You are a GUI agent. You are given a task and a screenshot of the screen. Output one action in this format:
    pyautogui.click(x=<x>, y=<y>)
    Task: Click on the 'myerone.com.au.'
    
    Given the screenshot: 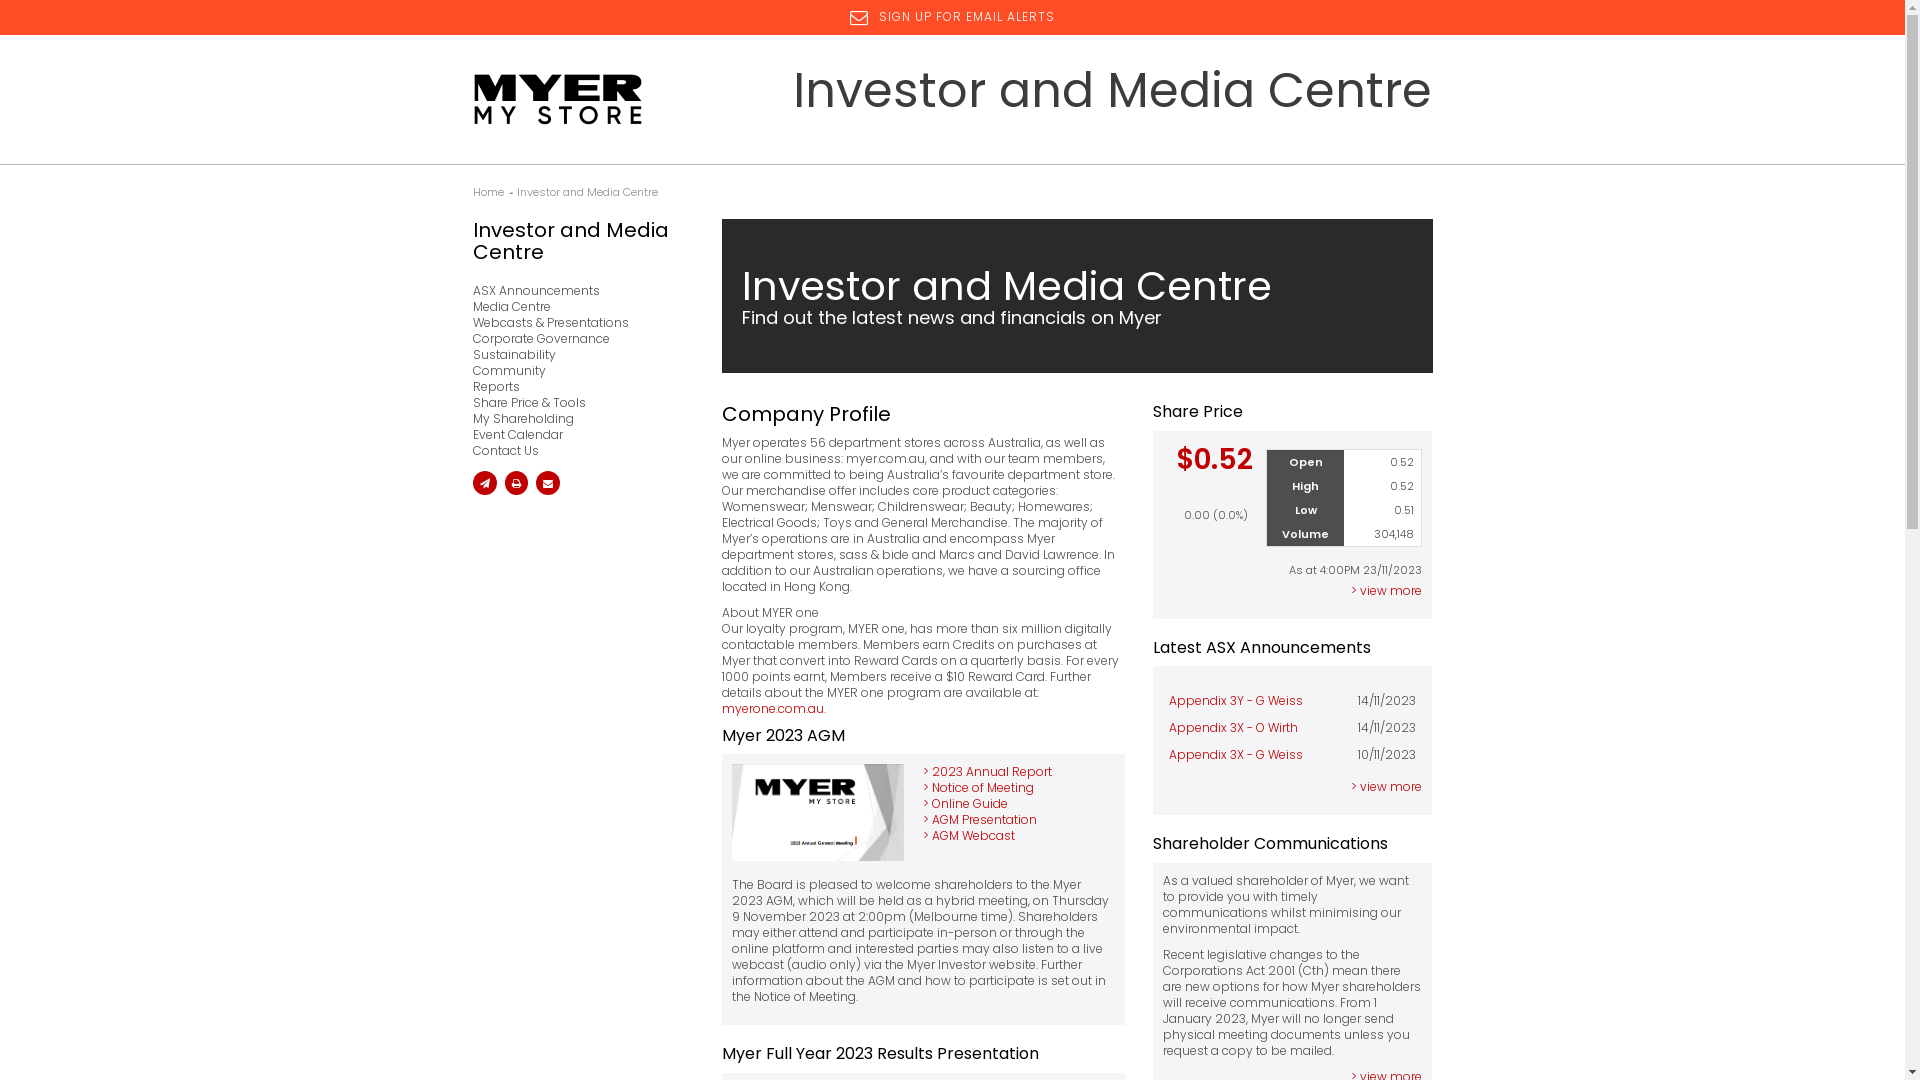 What is the action you would take?
    pyautogui.click(x=720, y=707)
    